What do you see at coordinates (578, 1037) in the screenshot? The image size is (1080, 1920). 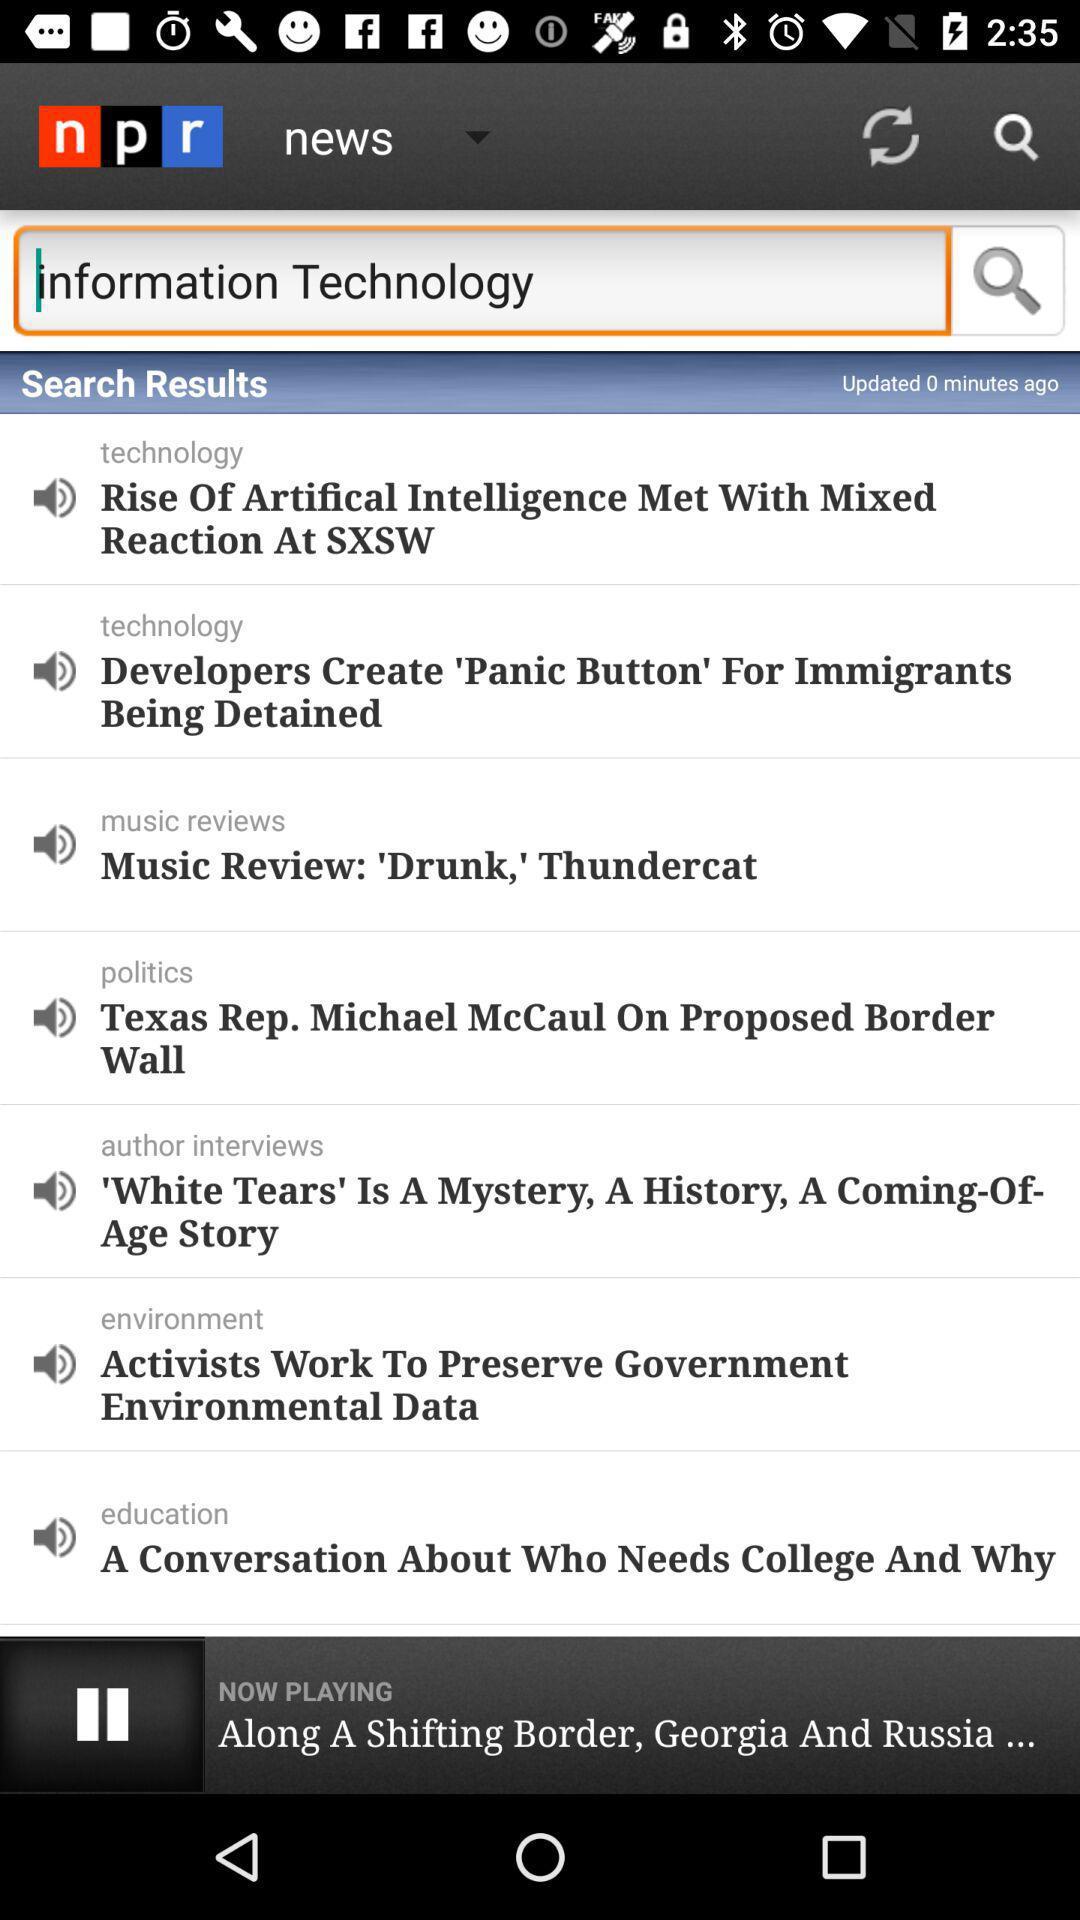 I see `the item above author interviews item` at bounding box center [578, 1037].